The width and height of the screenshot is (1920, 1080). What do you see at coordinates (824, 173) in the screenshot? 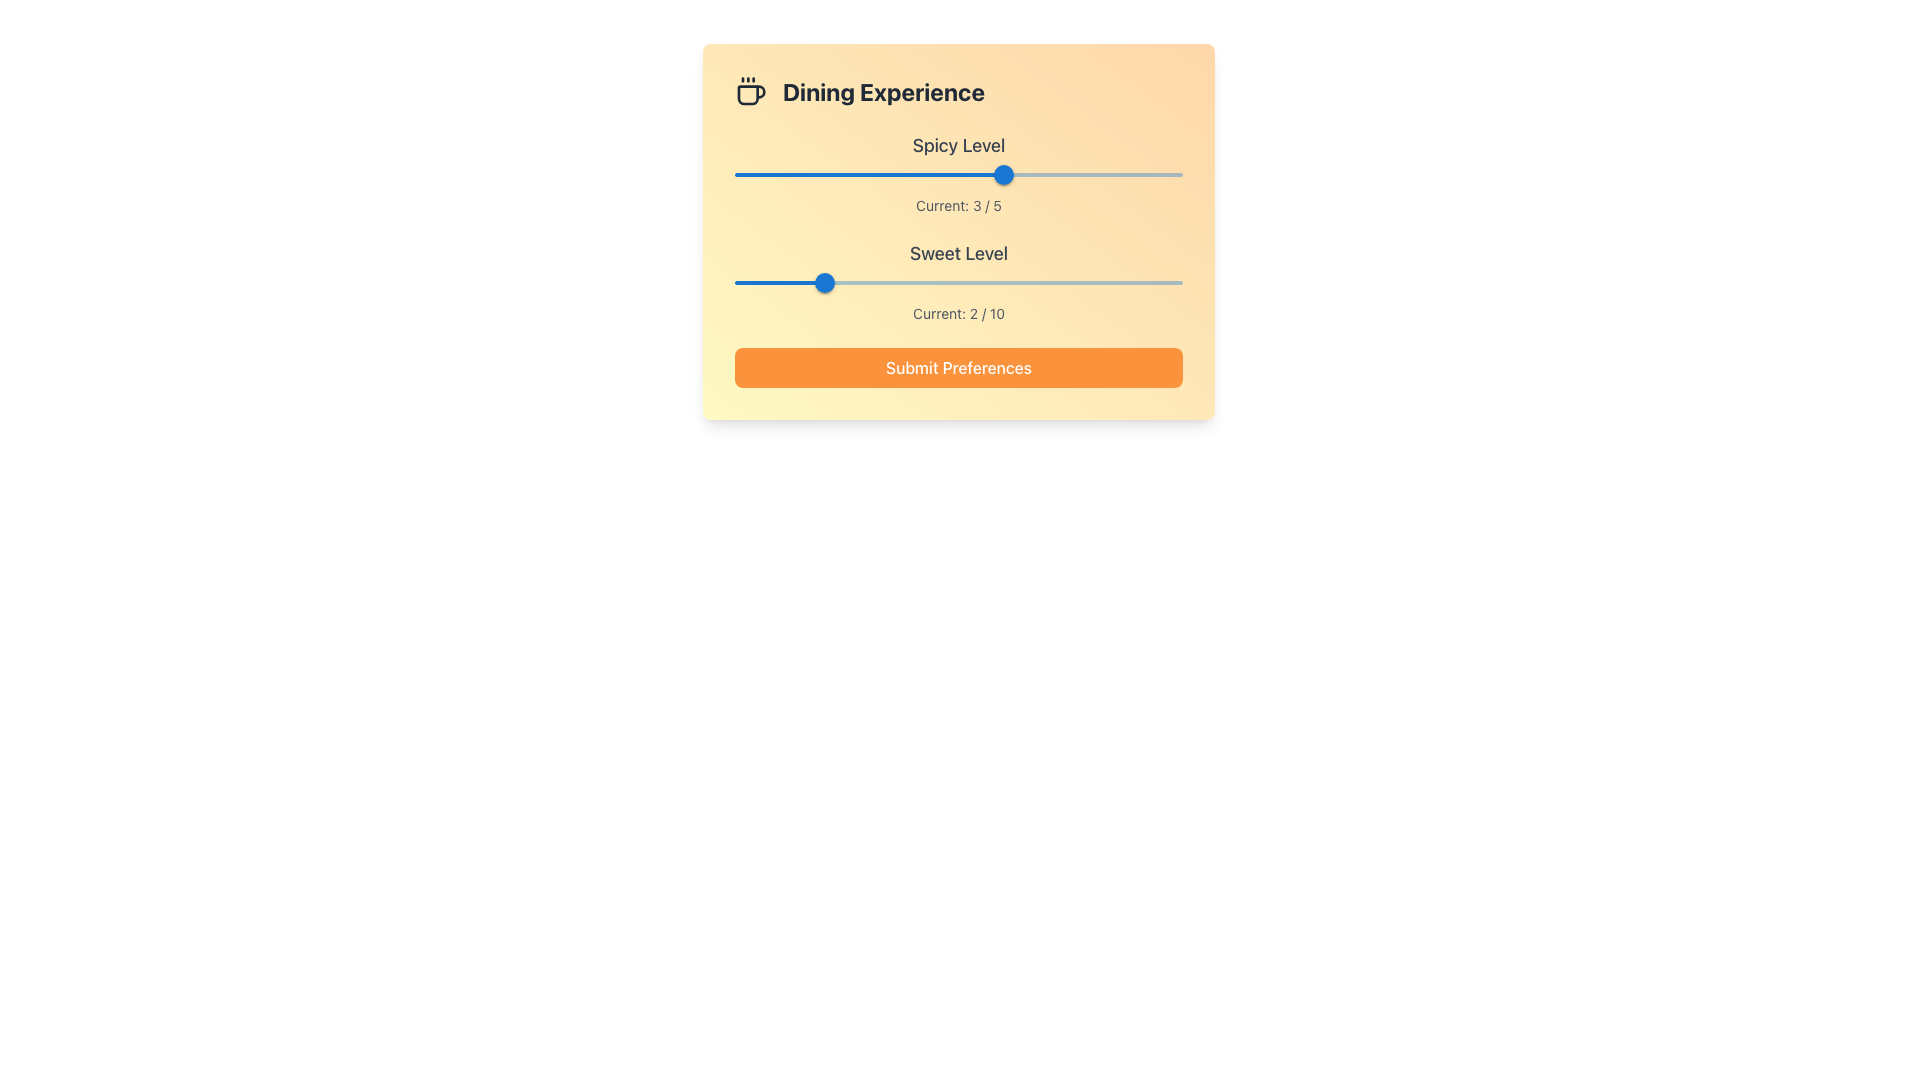
I see `the spicy level` at bounding box center [824, 173].